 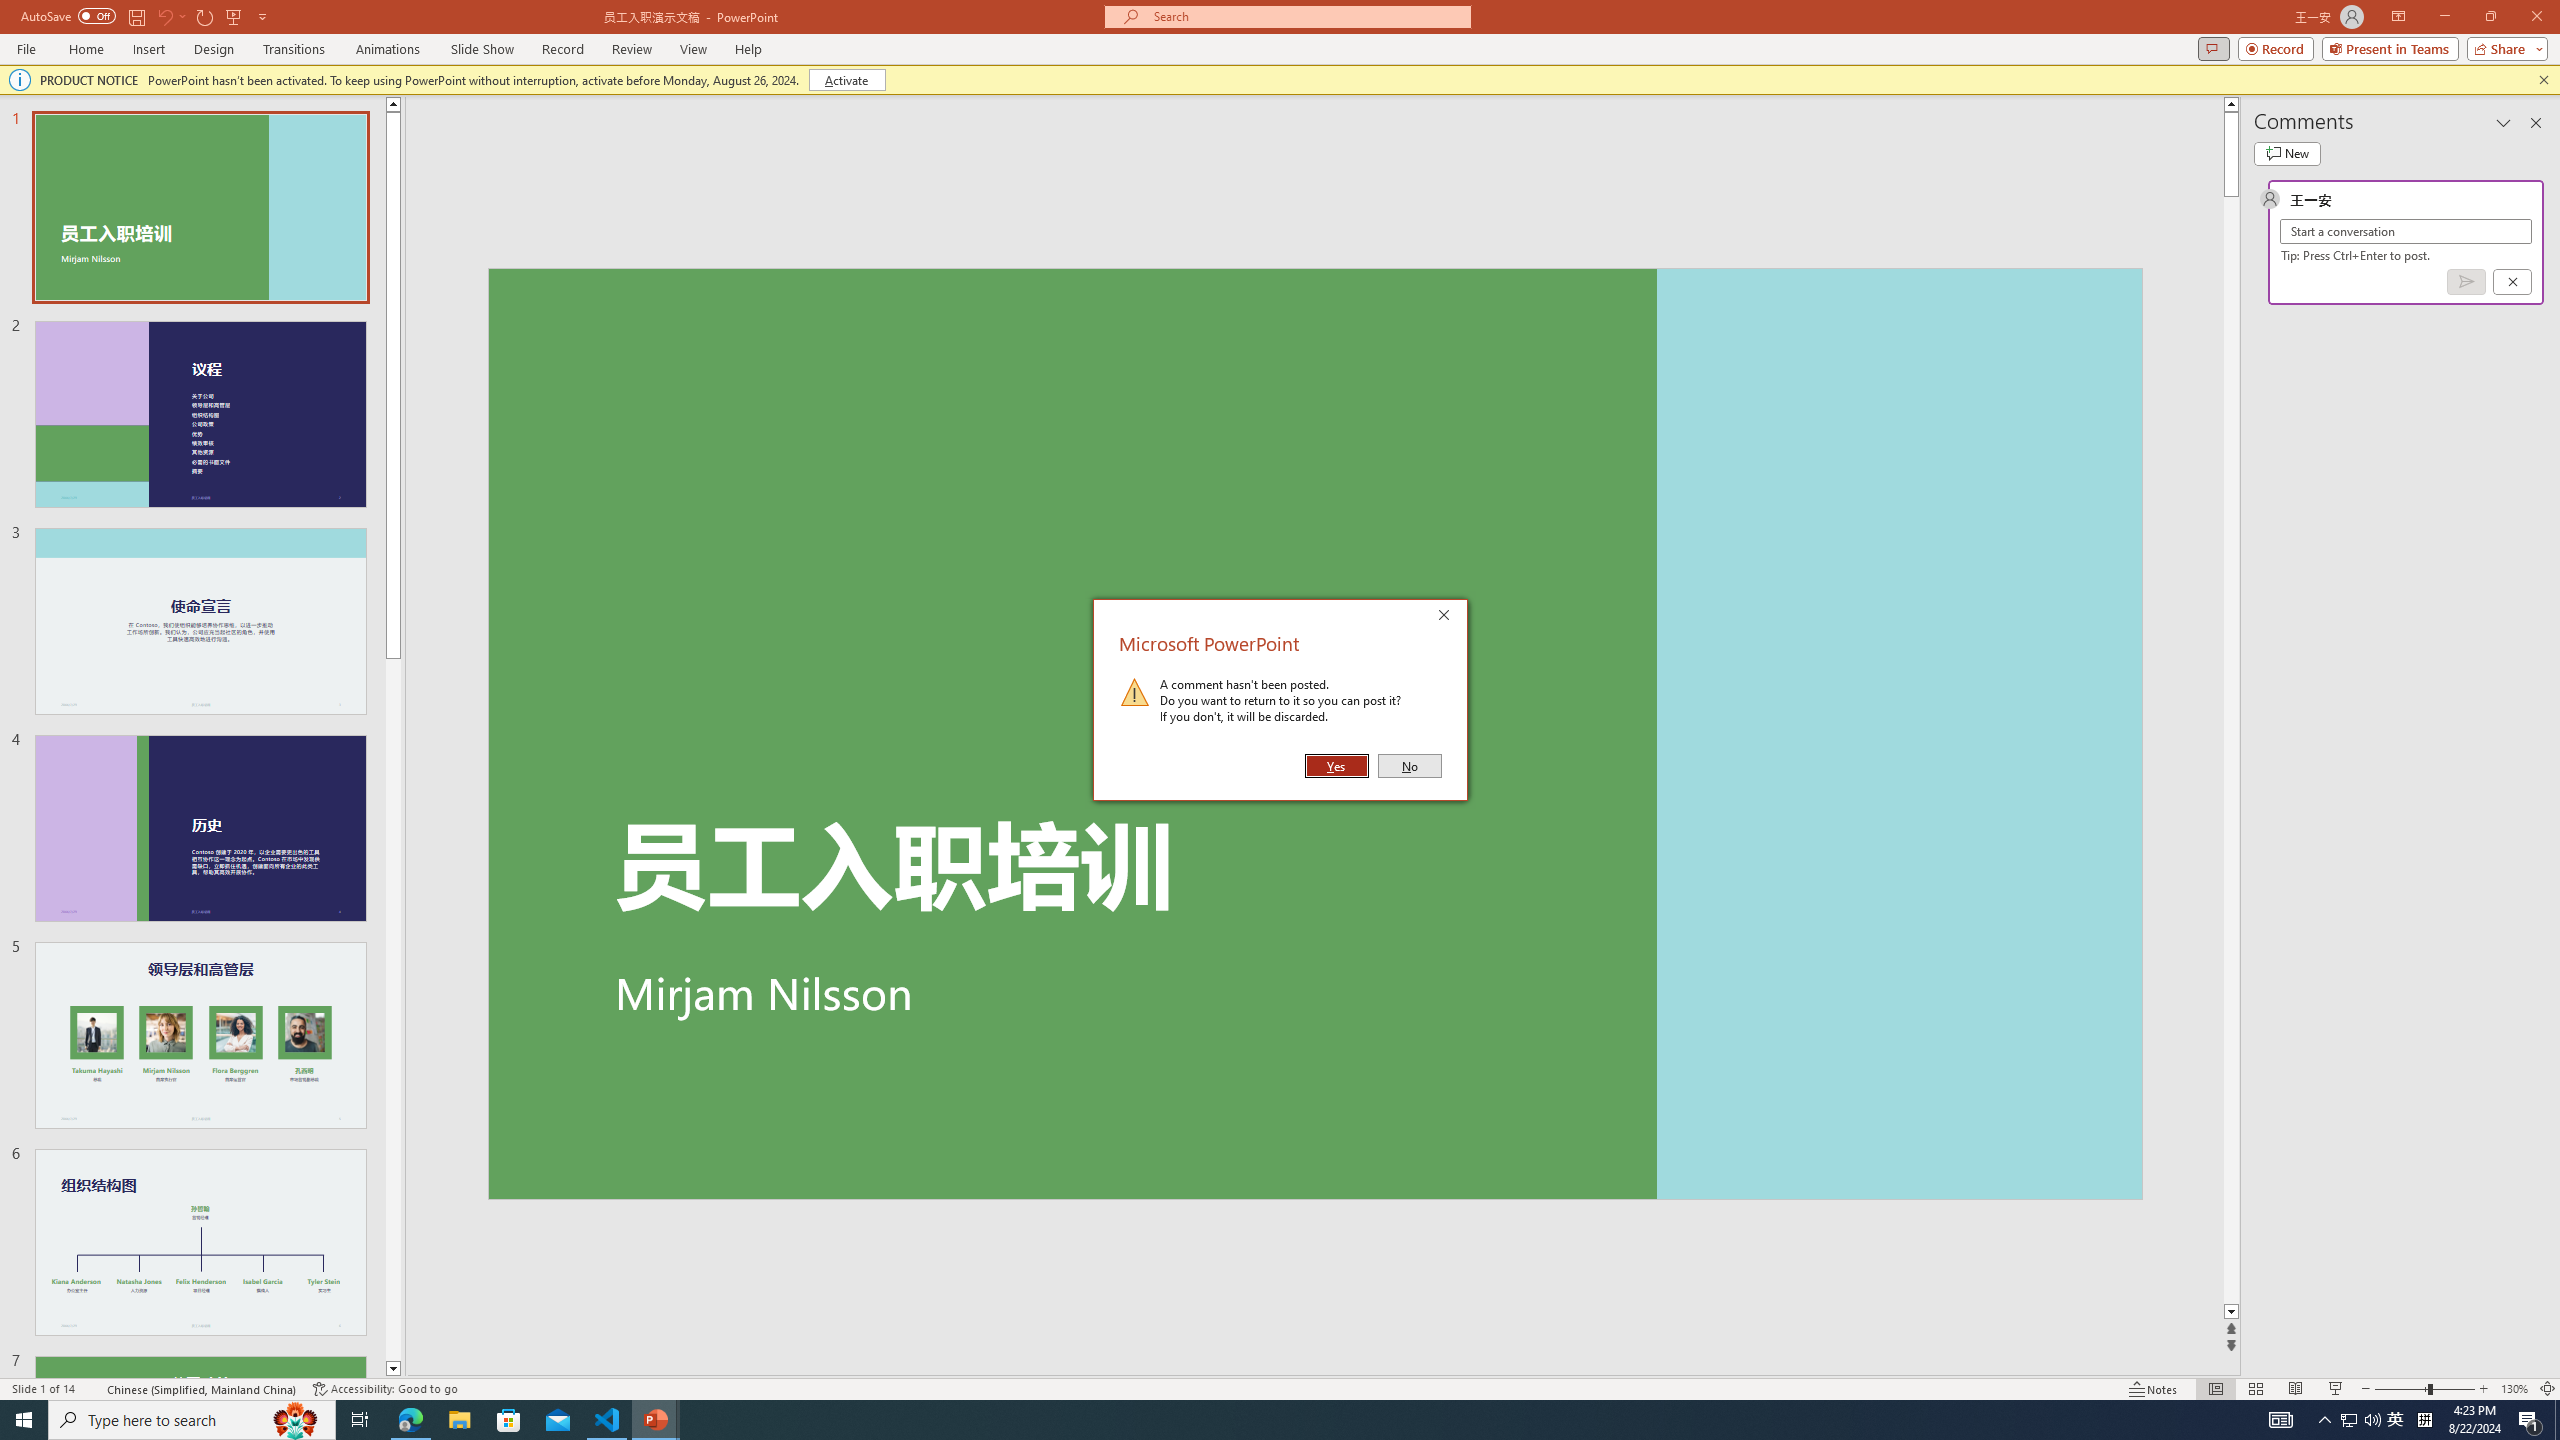 What do you see at coordinates (93, 1389) in the screenshot?
I see `'Spell Check '` at bounding box center [93, 1389].